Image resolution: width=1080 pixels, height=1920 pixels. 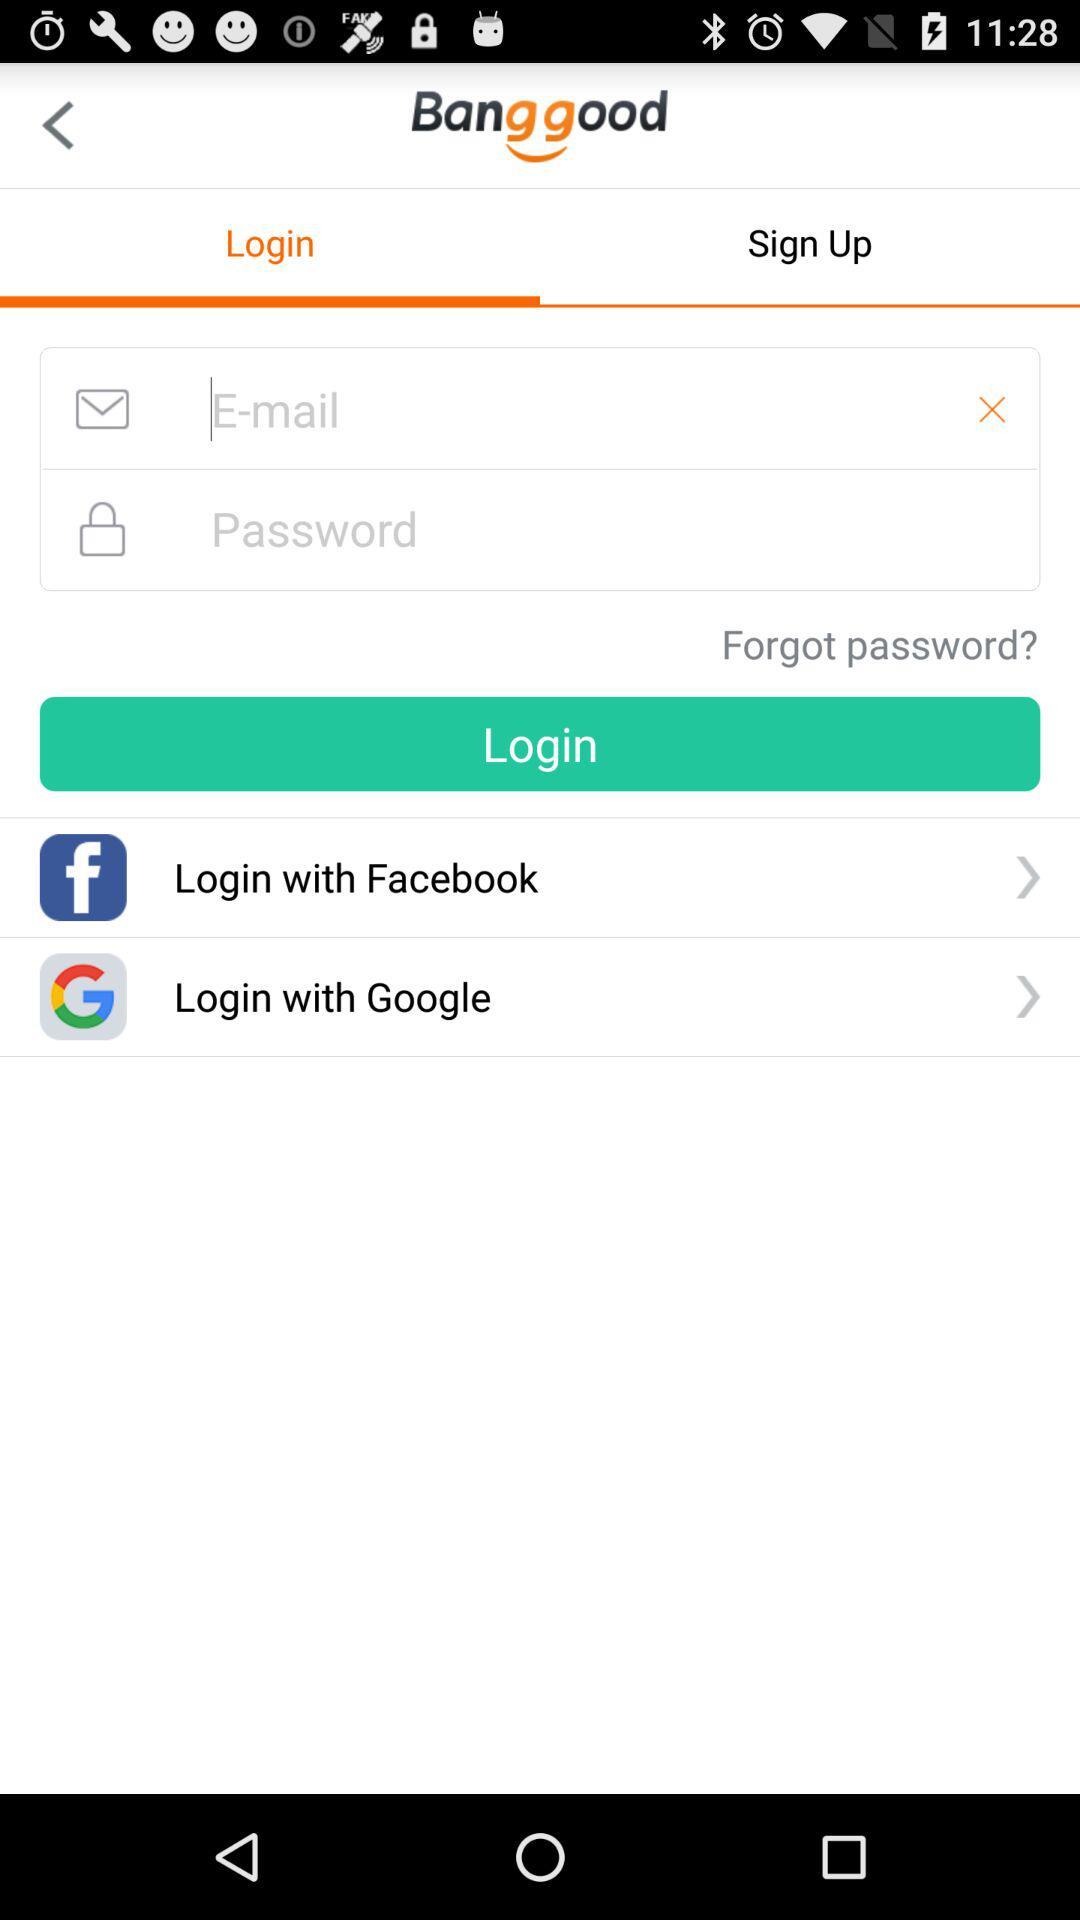 I want to click on the forgot password? item, so click(x=878, y=643).